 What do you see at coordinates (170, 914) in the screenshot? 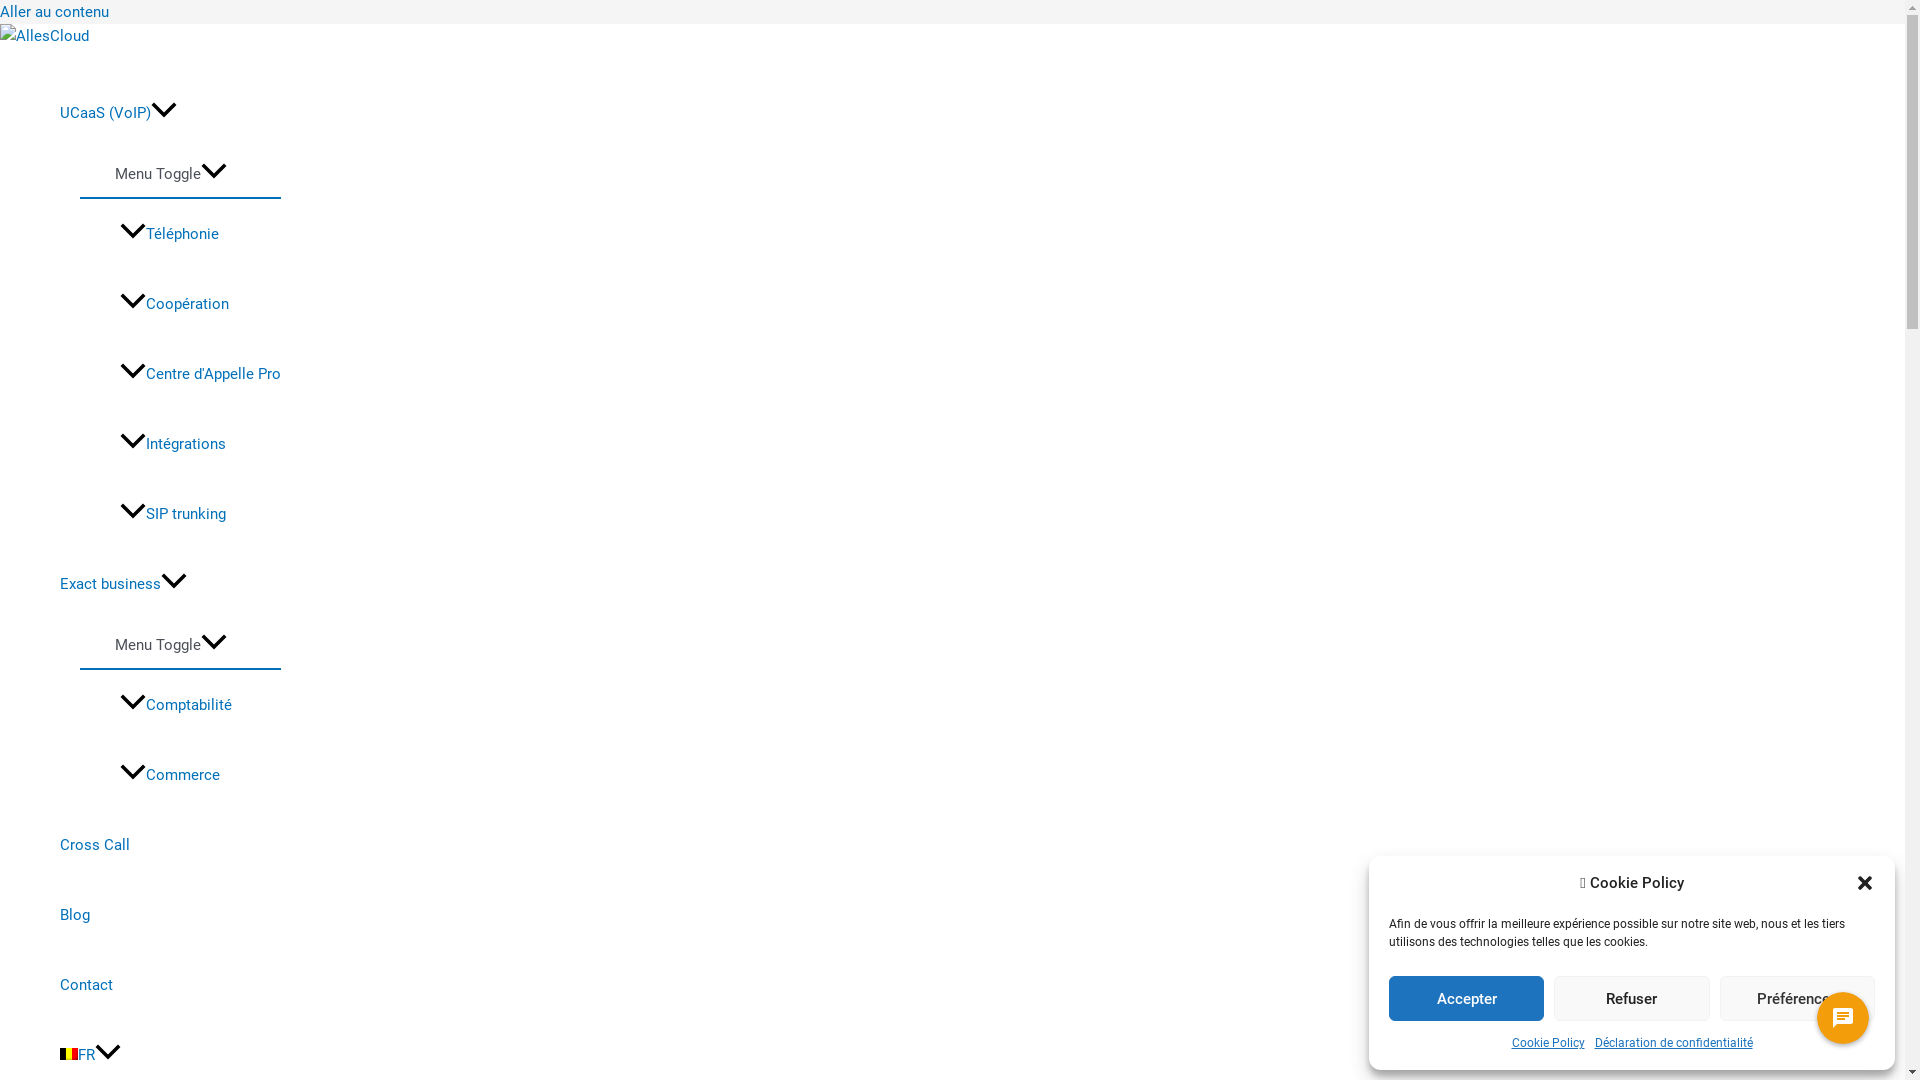
I see `'Blog'` at bounding box center [170, 914].